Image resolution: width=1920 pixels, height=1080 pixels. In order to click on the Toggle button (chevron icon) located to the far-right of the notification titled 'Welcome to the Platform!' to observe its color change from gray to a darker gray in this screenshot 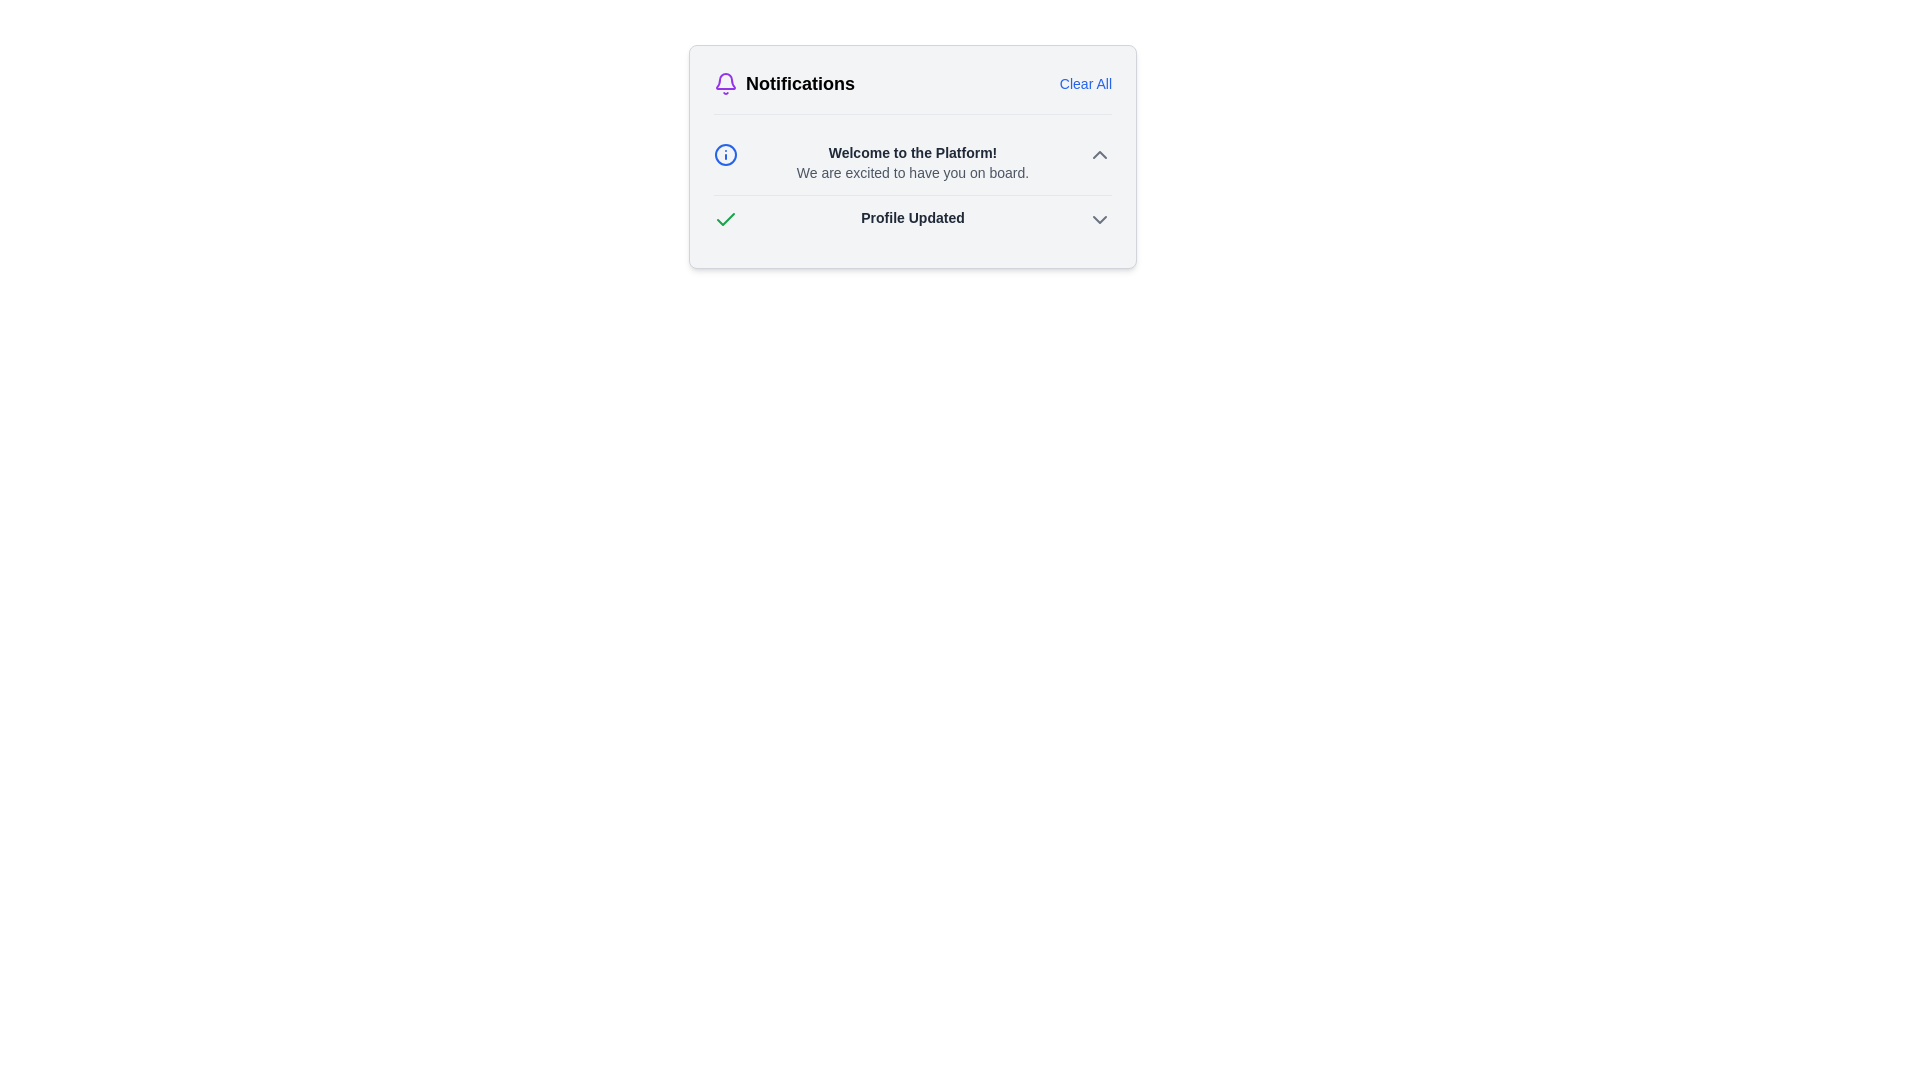, I will do `click(1098, 153)`.